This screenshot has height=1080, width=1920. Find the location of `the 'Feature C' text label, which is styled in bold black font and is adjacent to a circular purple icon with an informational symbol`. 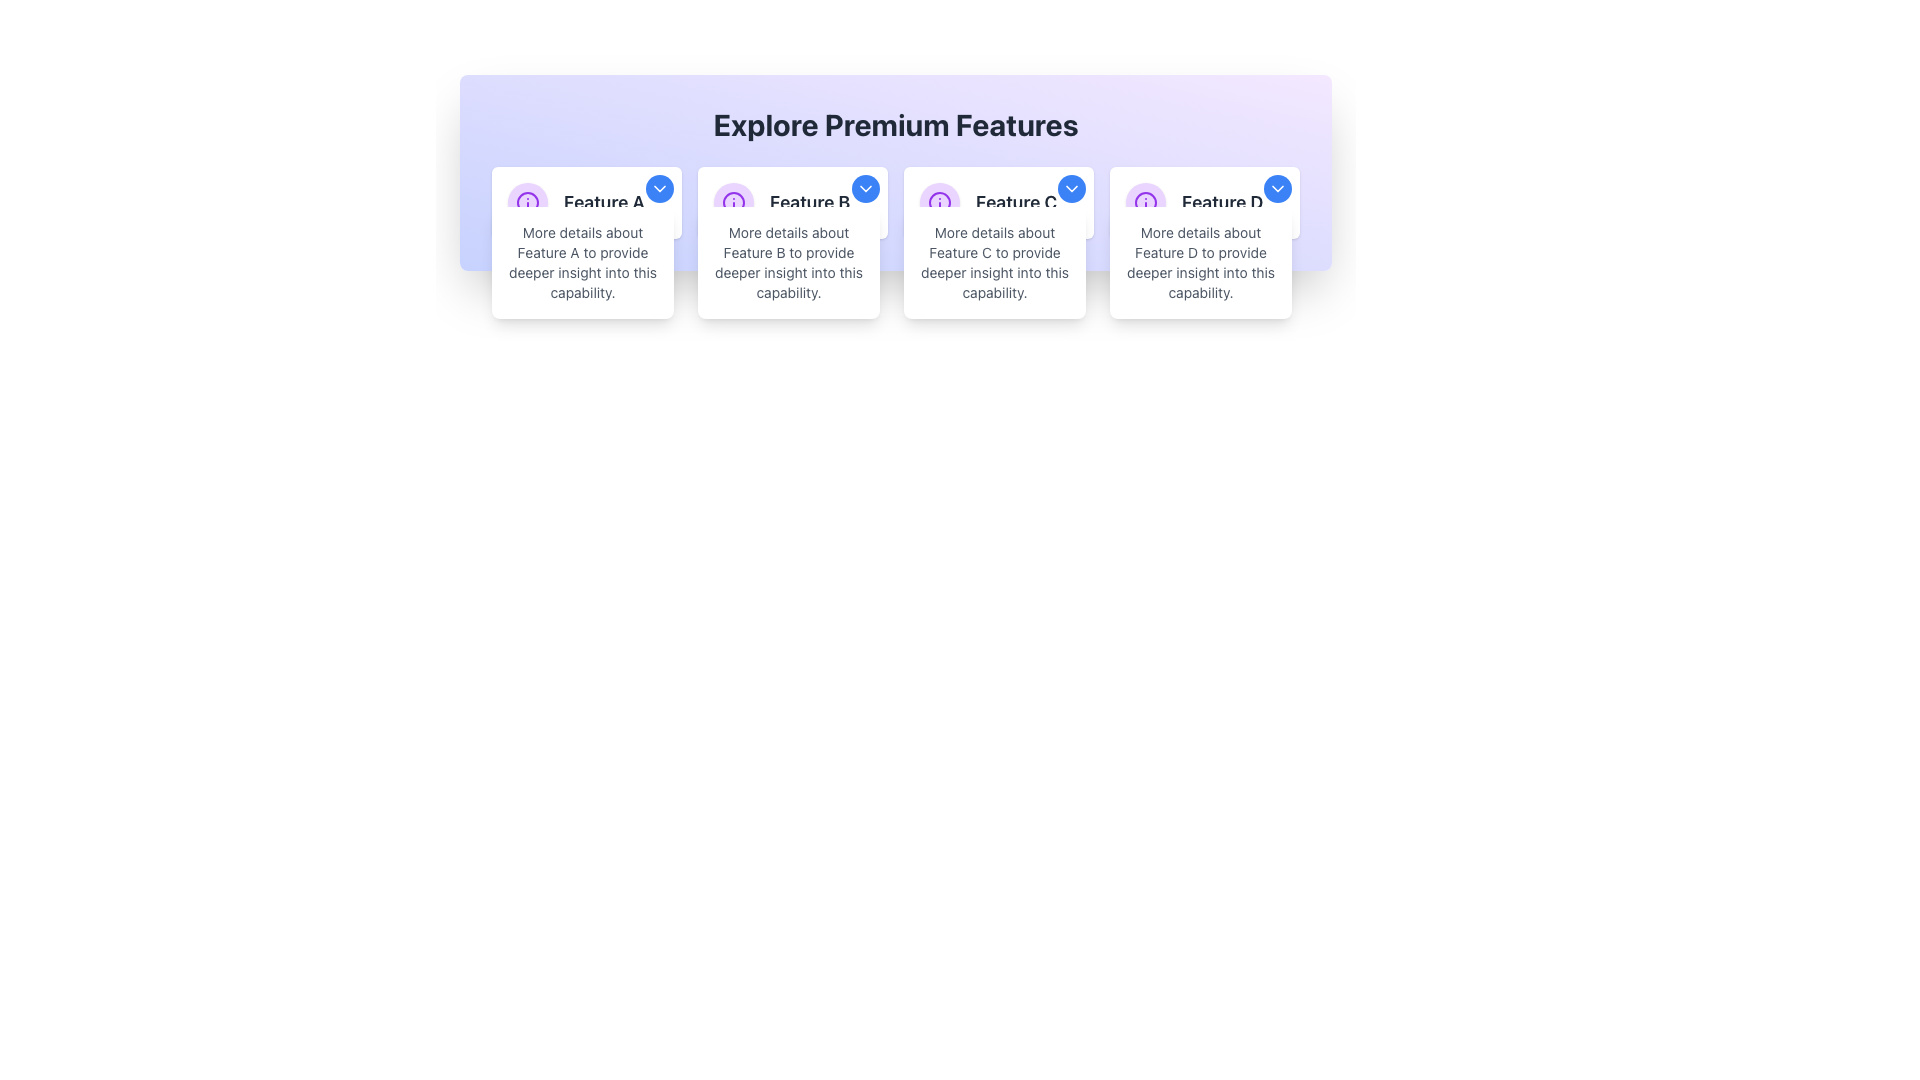

the 'Feature C' text label, which is styled in bold black font and is adjacent to a circular purple icon with an informational symbol is located at coordinates (998, 203).